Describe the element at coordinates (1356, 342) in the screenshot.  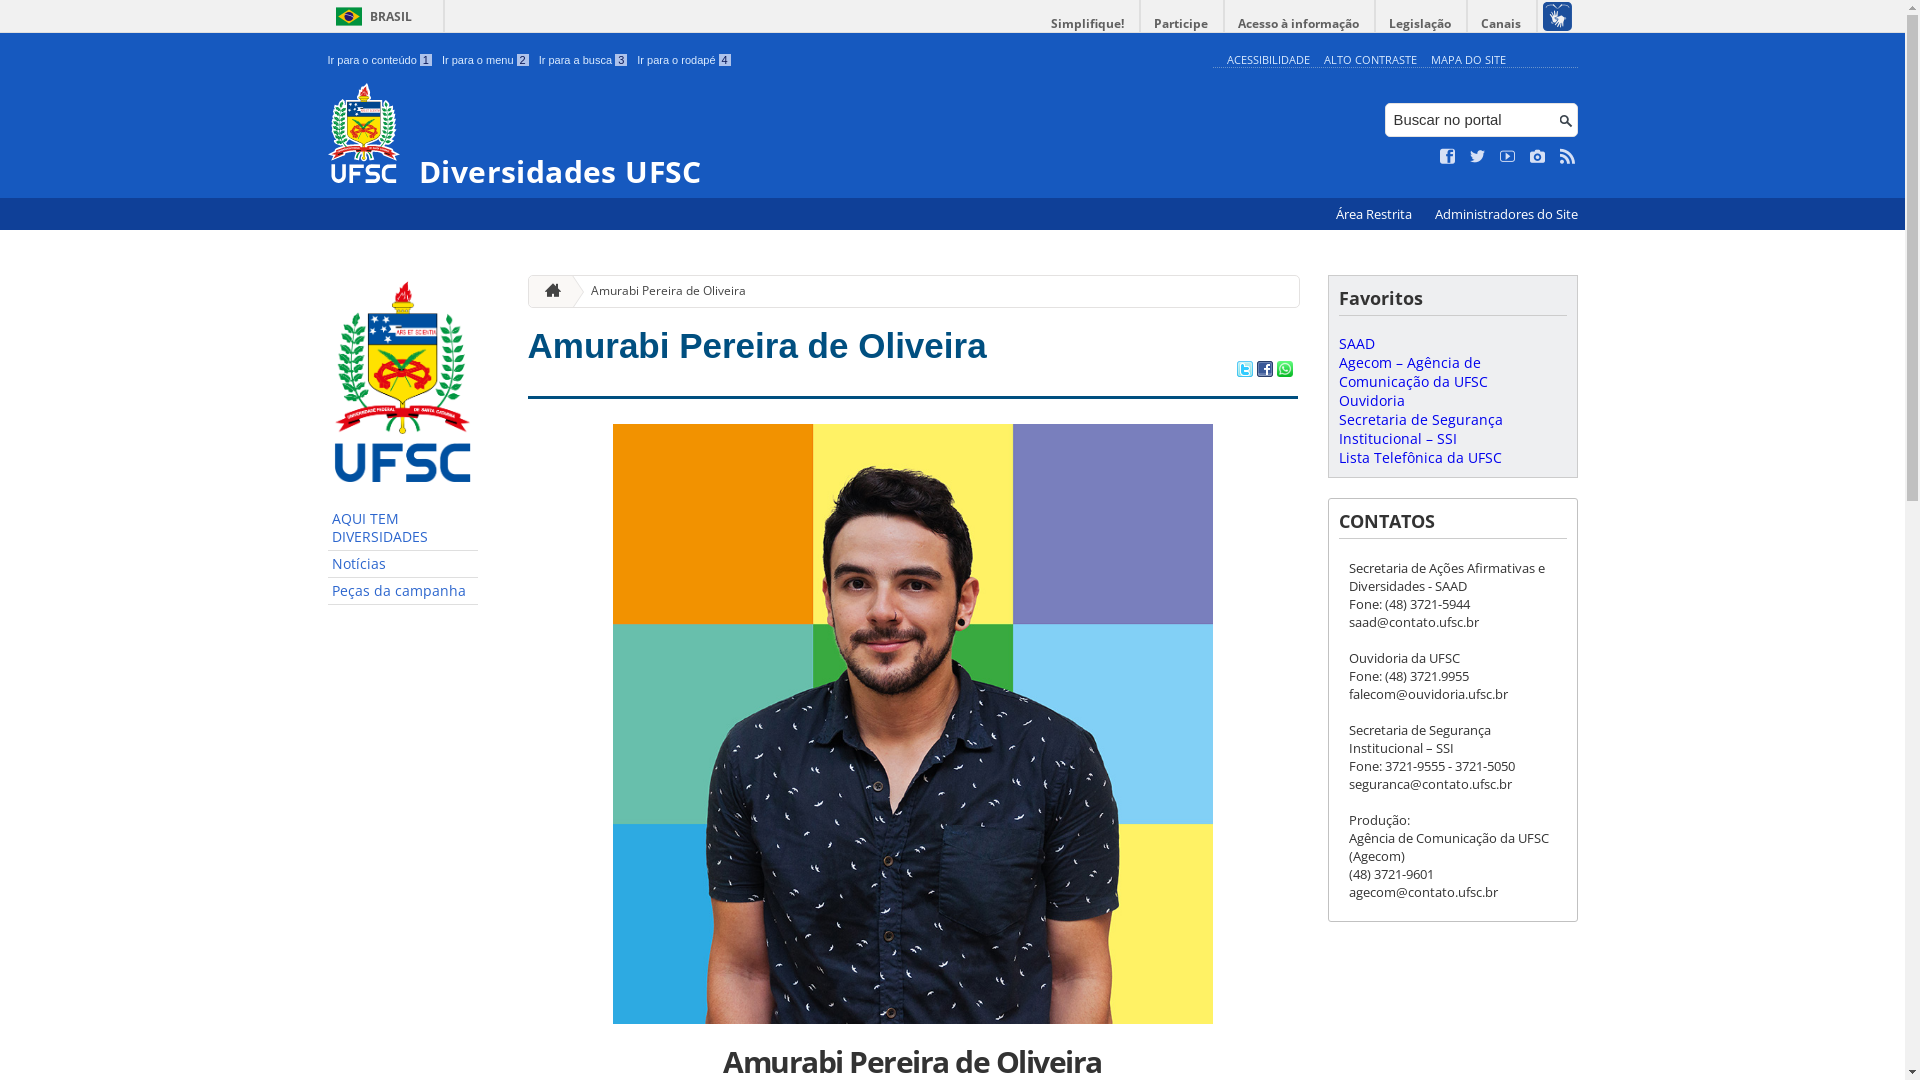
I see `'SAAD'` at that location.